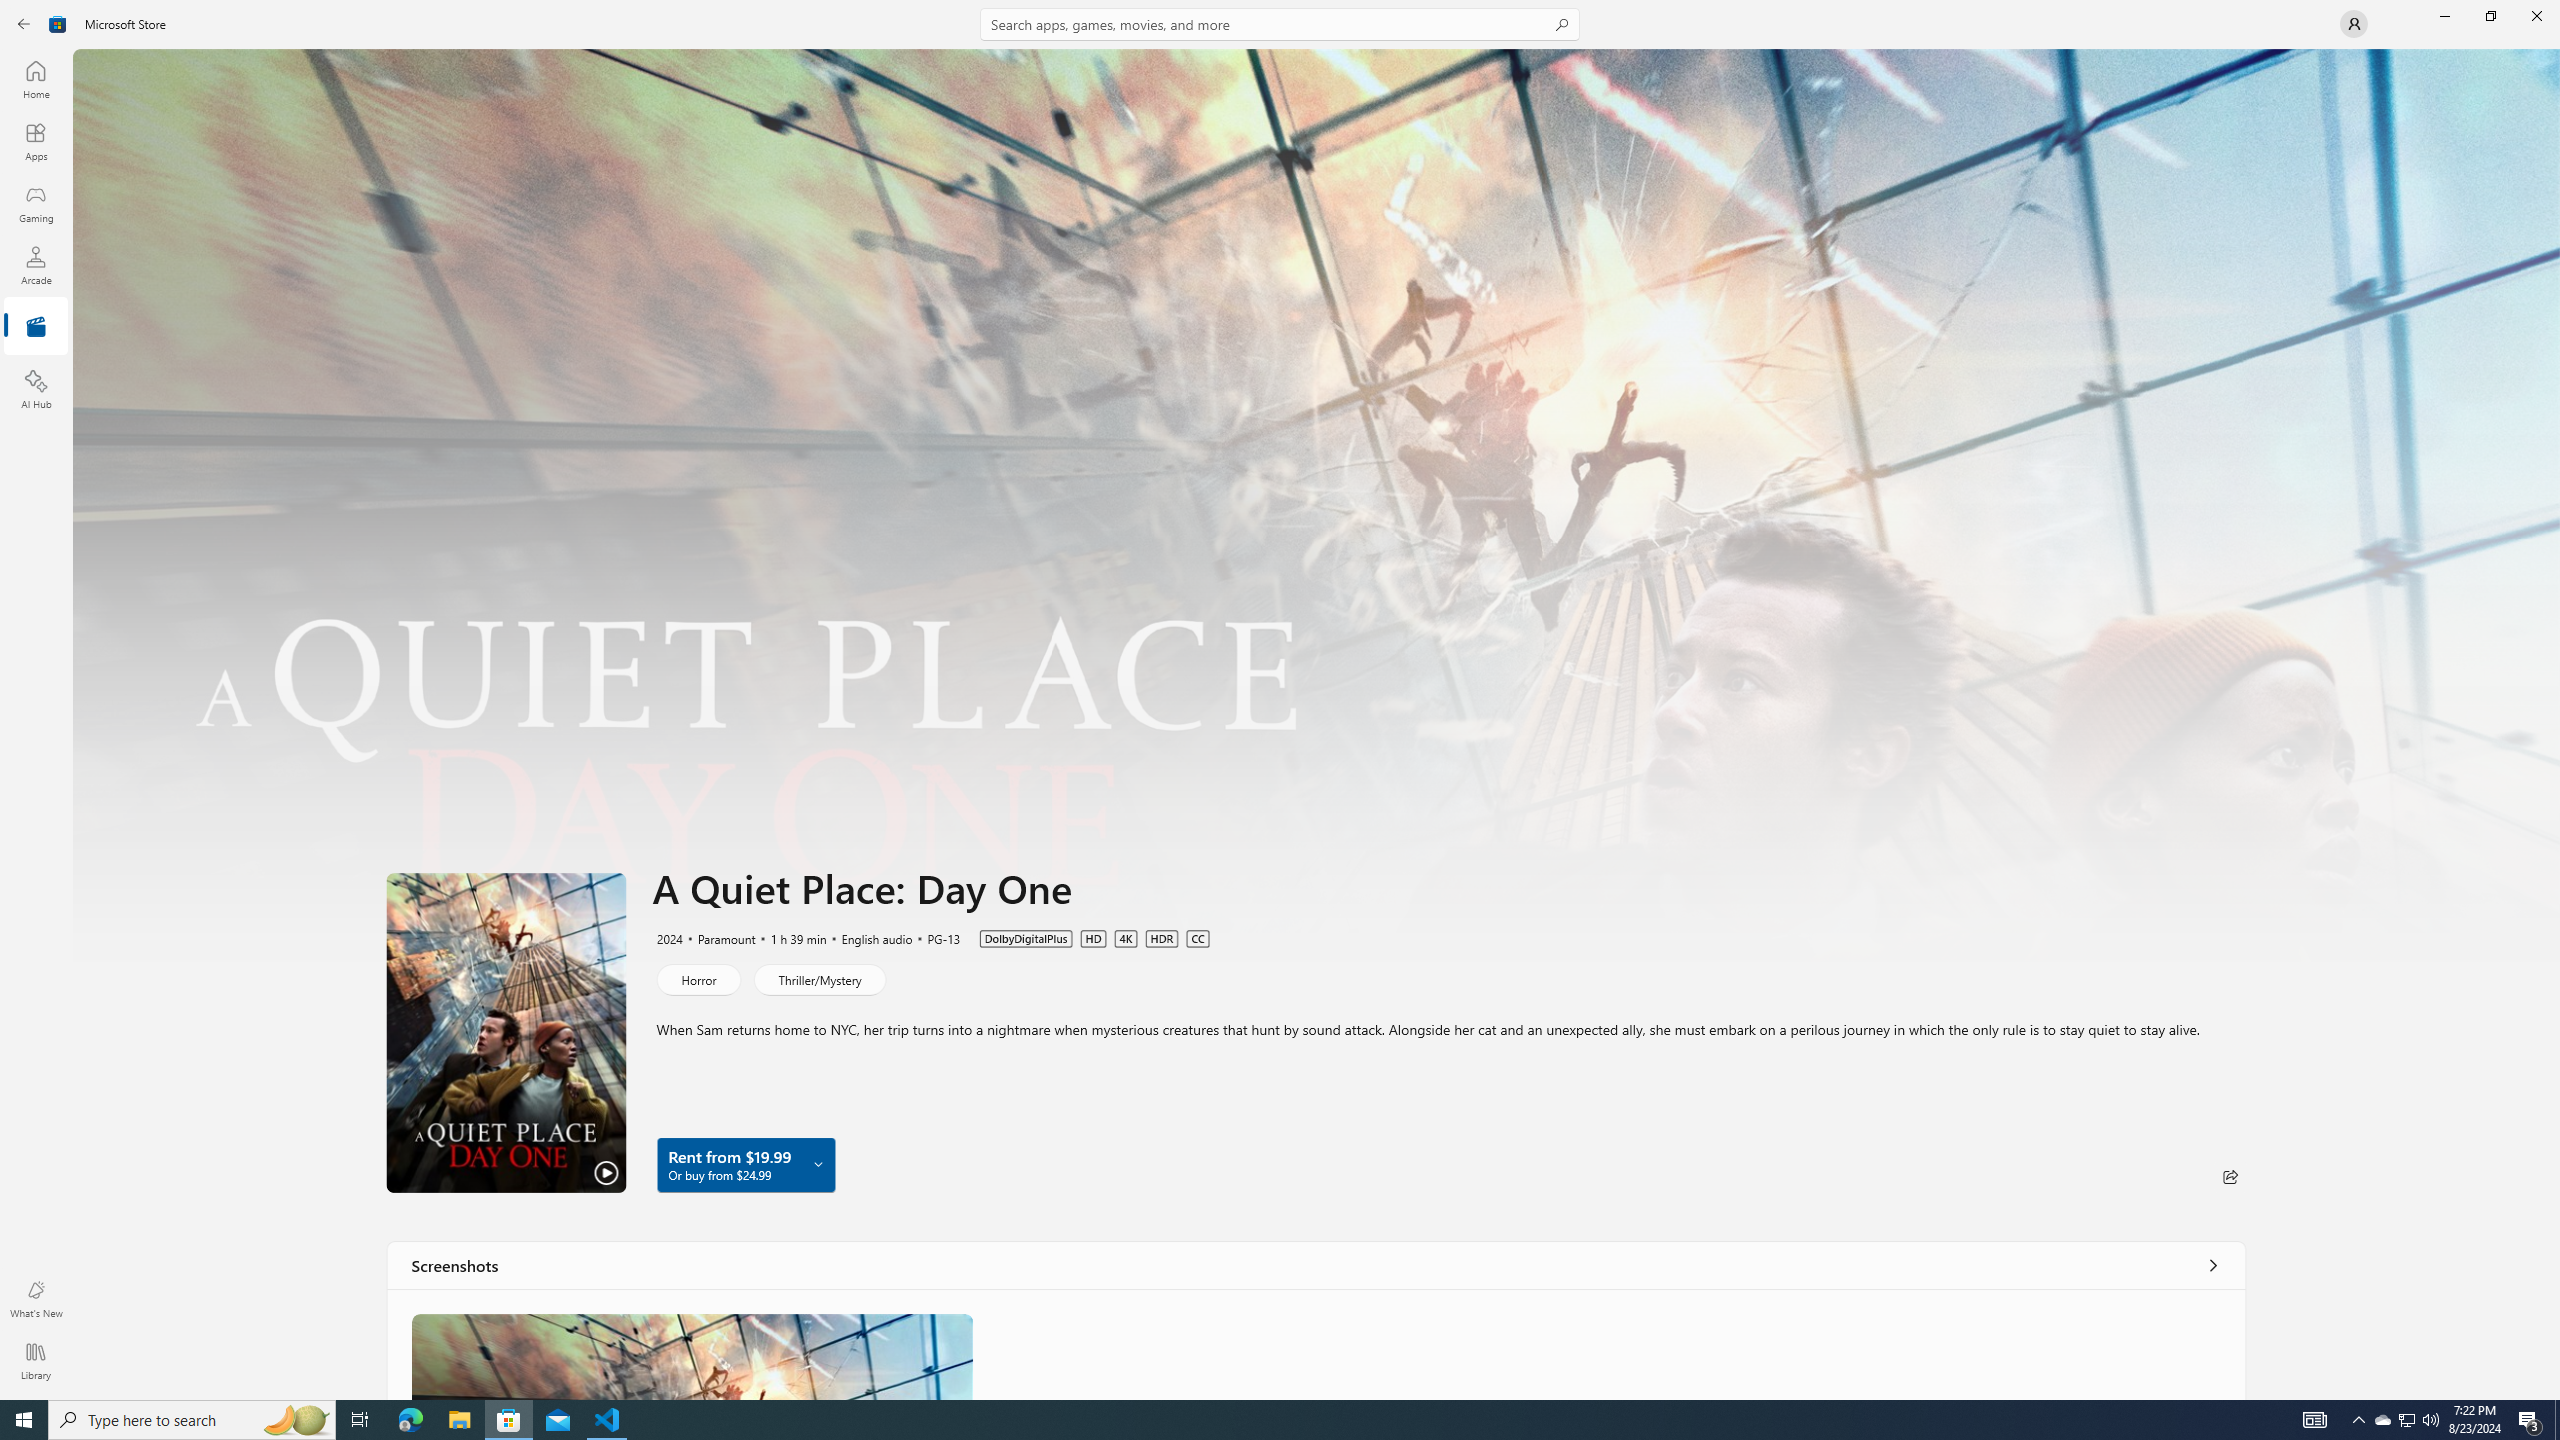 Image resolution: width=2560 pixels, height=1440 pixels. Describe the element at coordinates (668, 938) in the screenshot. I see `'2024'` at that location.